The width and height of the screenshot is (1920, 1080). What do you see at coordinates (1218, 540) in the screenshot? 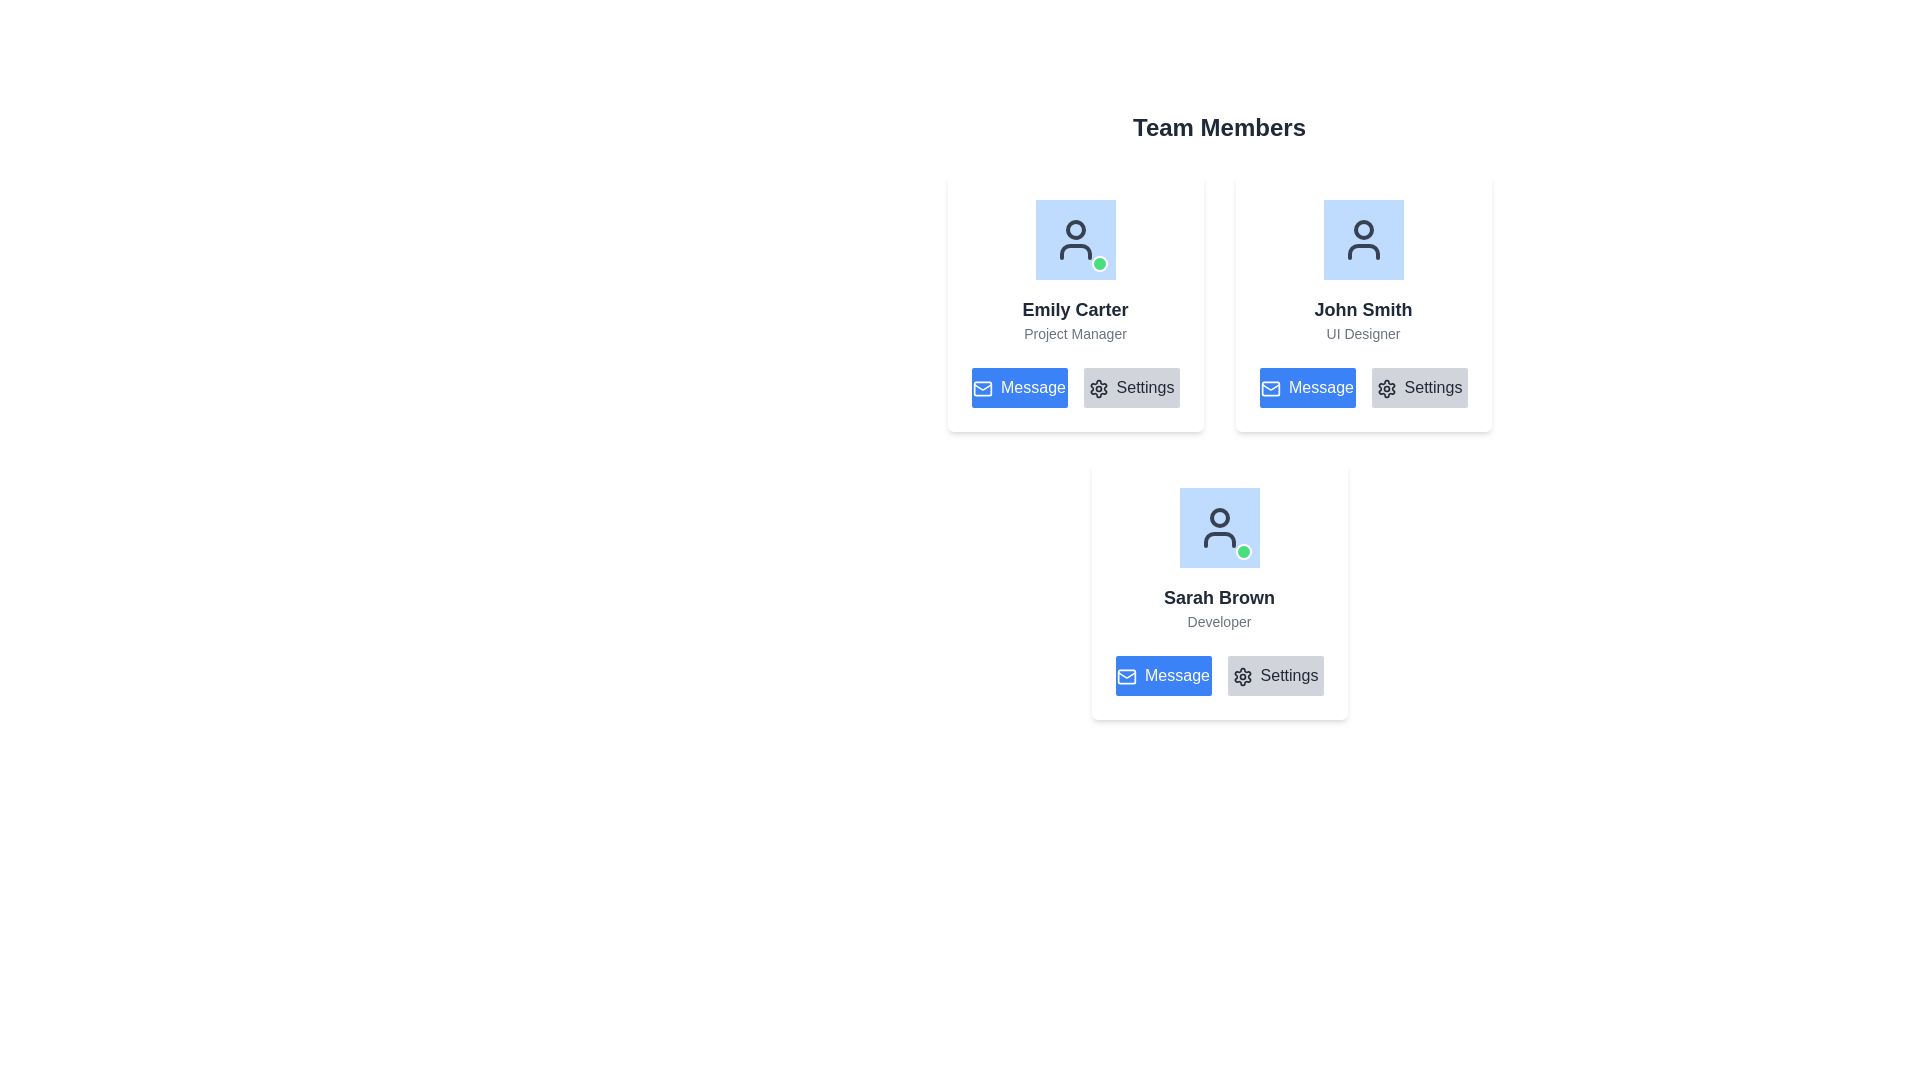
I see `the semicircular shape located below the avatar icon of Sarah Brown's card in the bottom row of a 3-card grid layout` at bounding box center [1218, 540].